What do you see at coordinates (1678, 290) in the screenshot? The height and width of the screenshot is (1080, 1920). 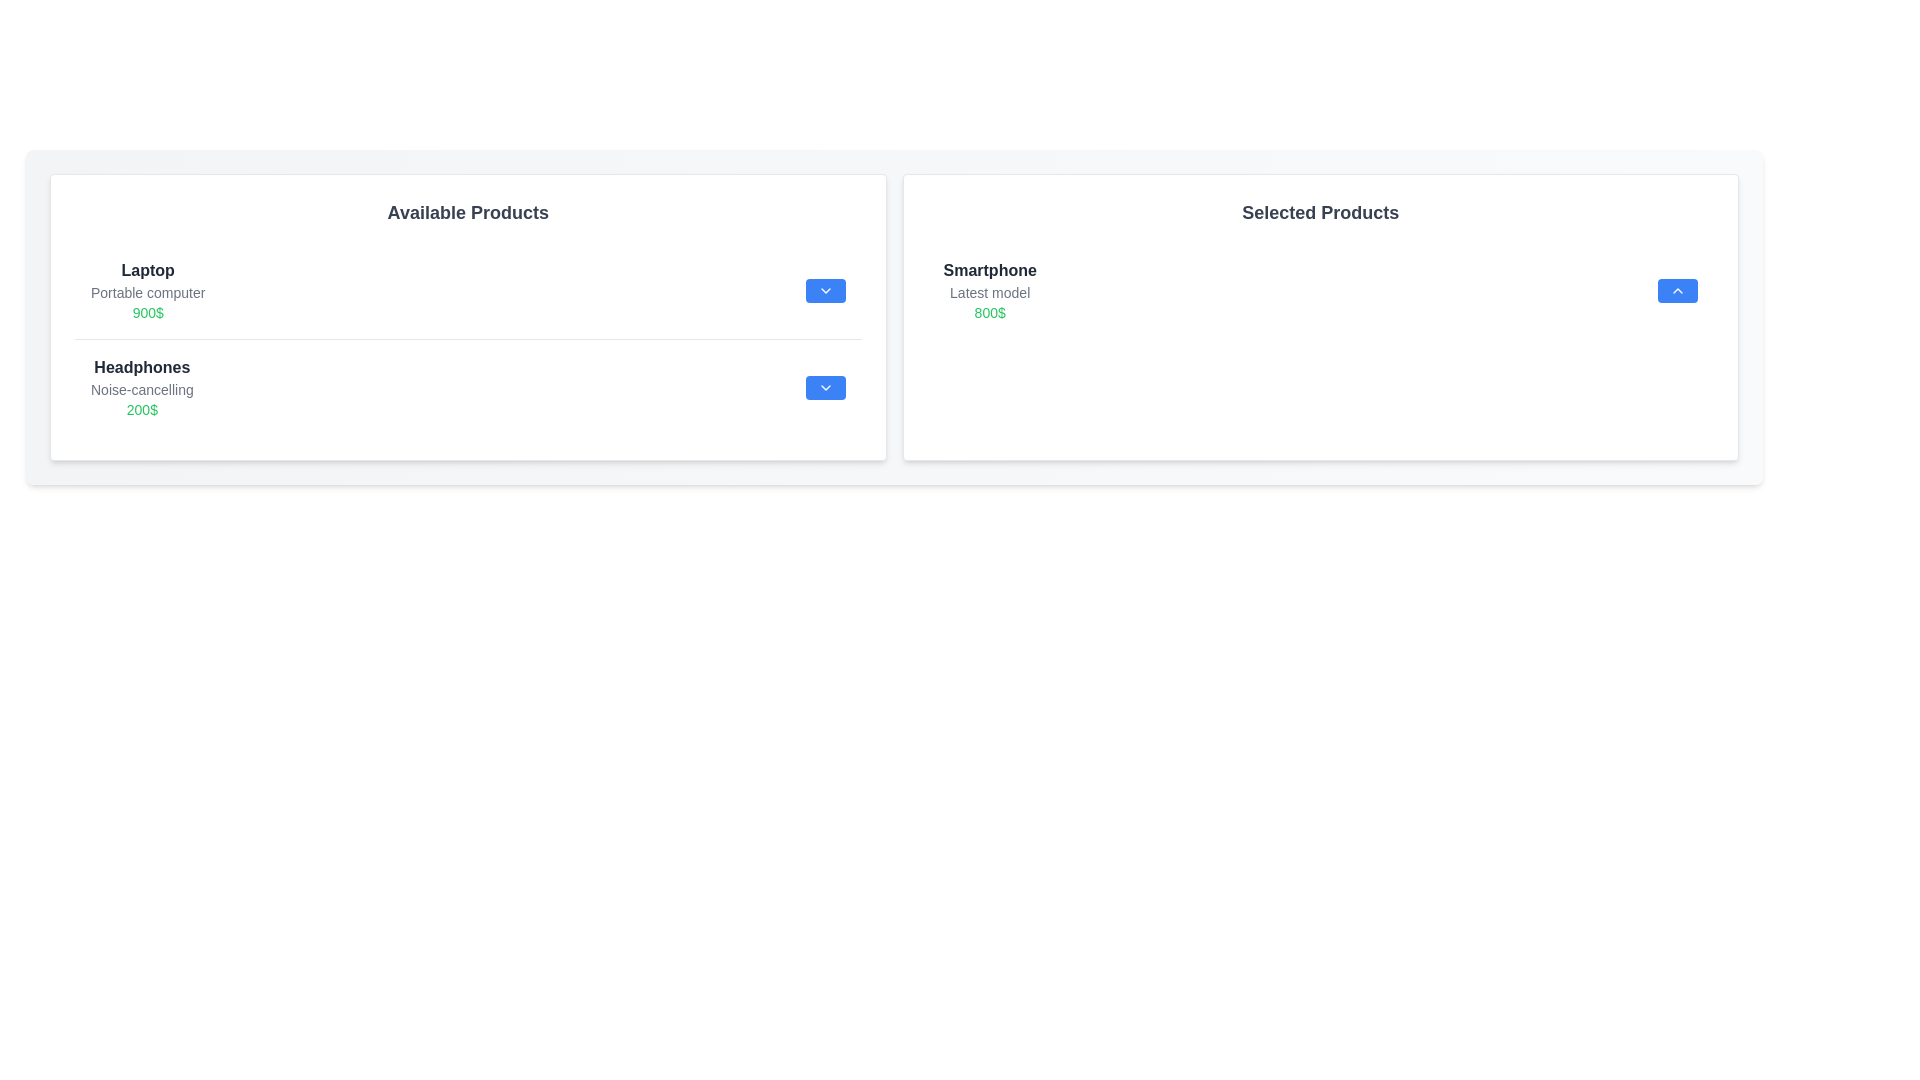 I see `upward arrow button associated with the item in the 'Selected Products' list to transfer it to the 'Available Products' list` at bounding box center [1678, 290].